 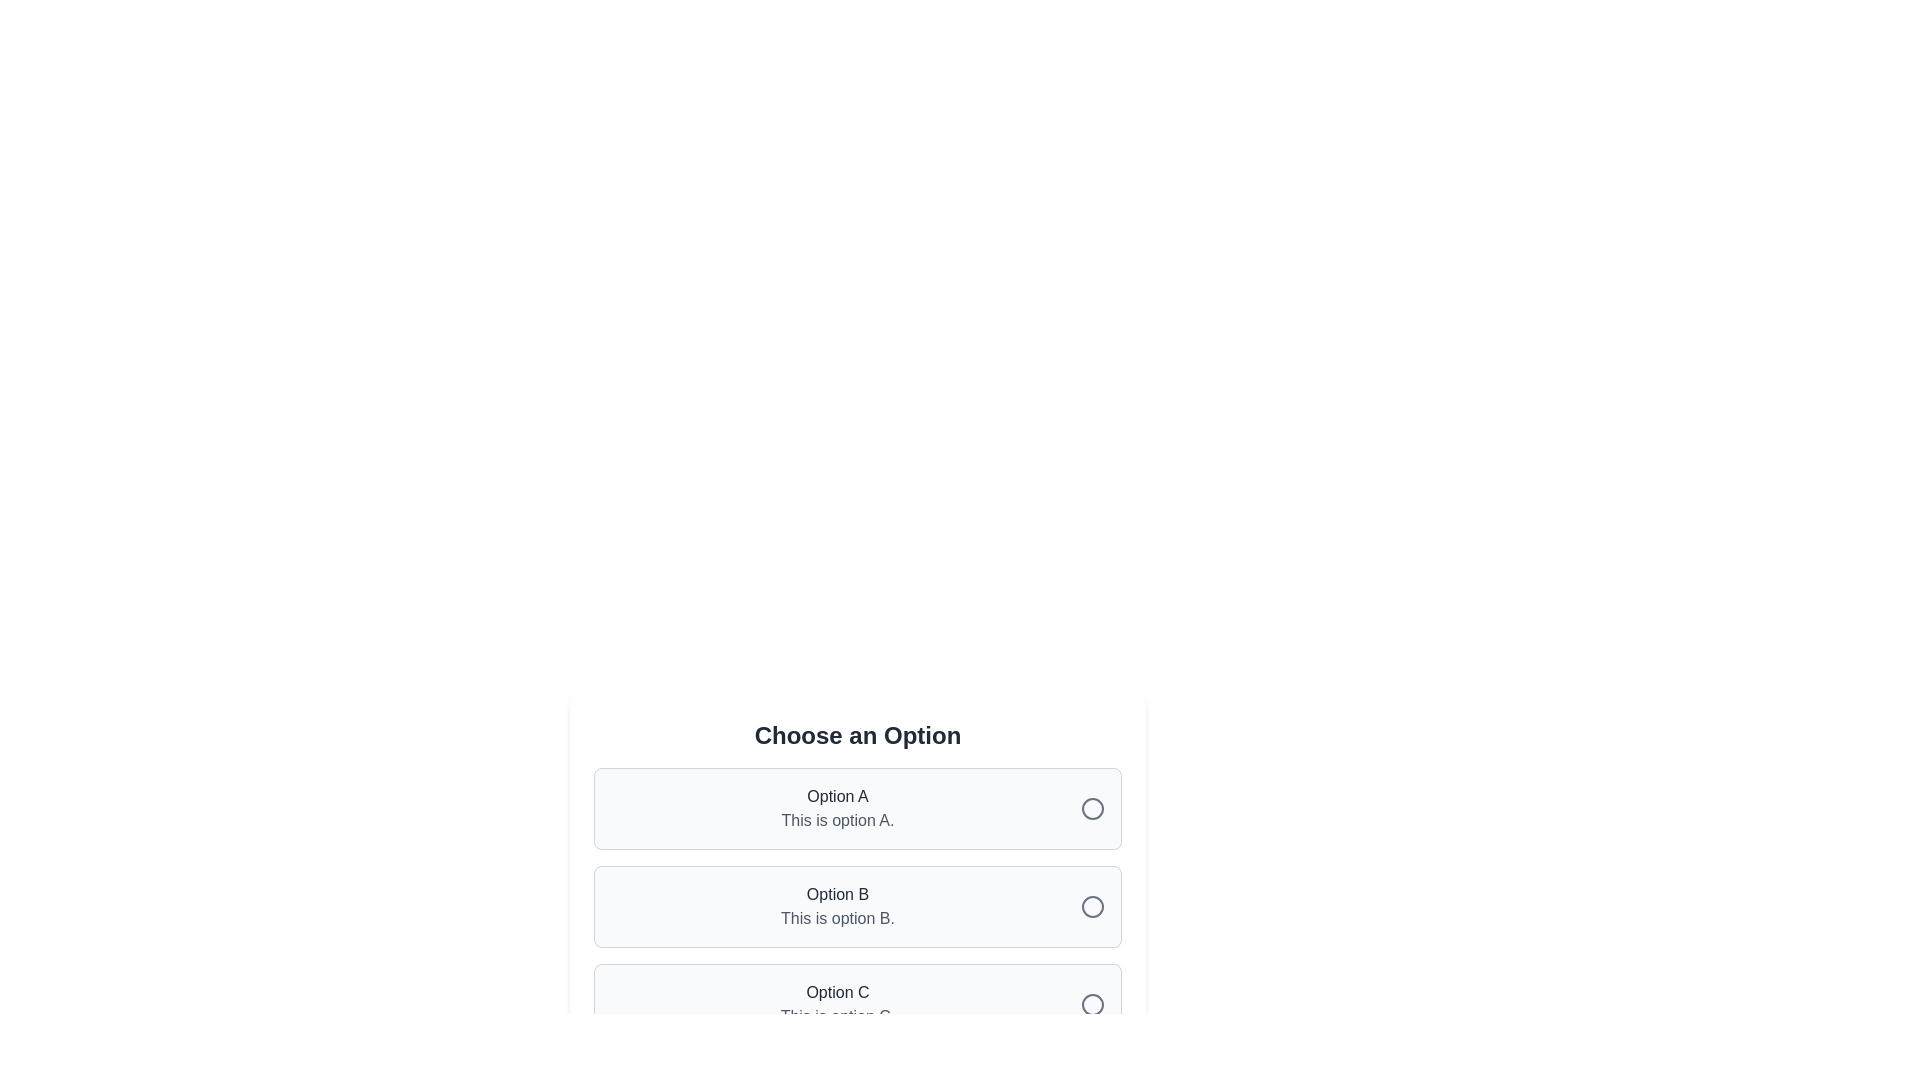 What do you see at coordinates (1092, 906) in the screenshot?
I see `the SVG circle element representing option B in the vertical list, which is styled with a border and empty interior` at bounding box center [1092, 906].